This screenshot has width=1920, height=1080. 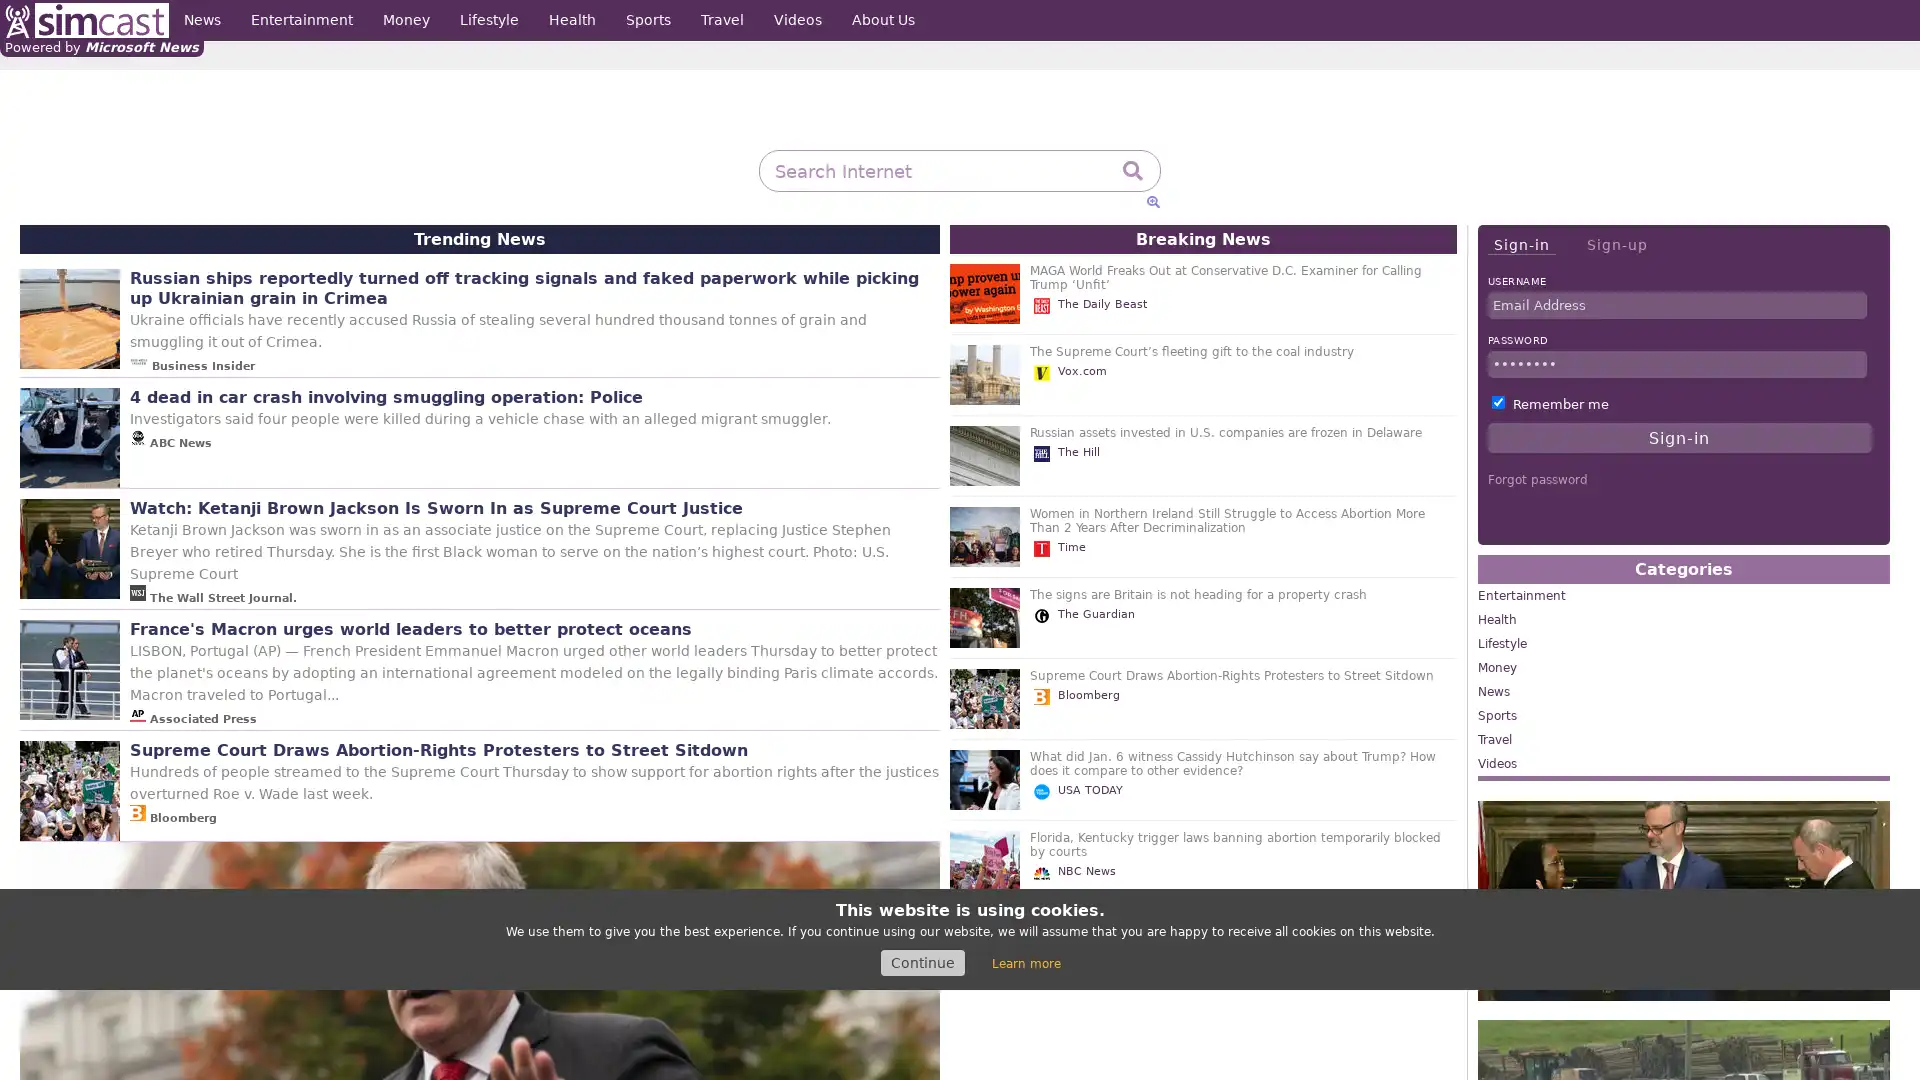 What do you see at coordinates (1520, 244) in the screenshot?
I see `Sign-in` at bounding box center [1520, 244].